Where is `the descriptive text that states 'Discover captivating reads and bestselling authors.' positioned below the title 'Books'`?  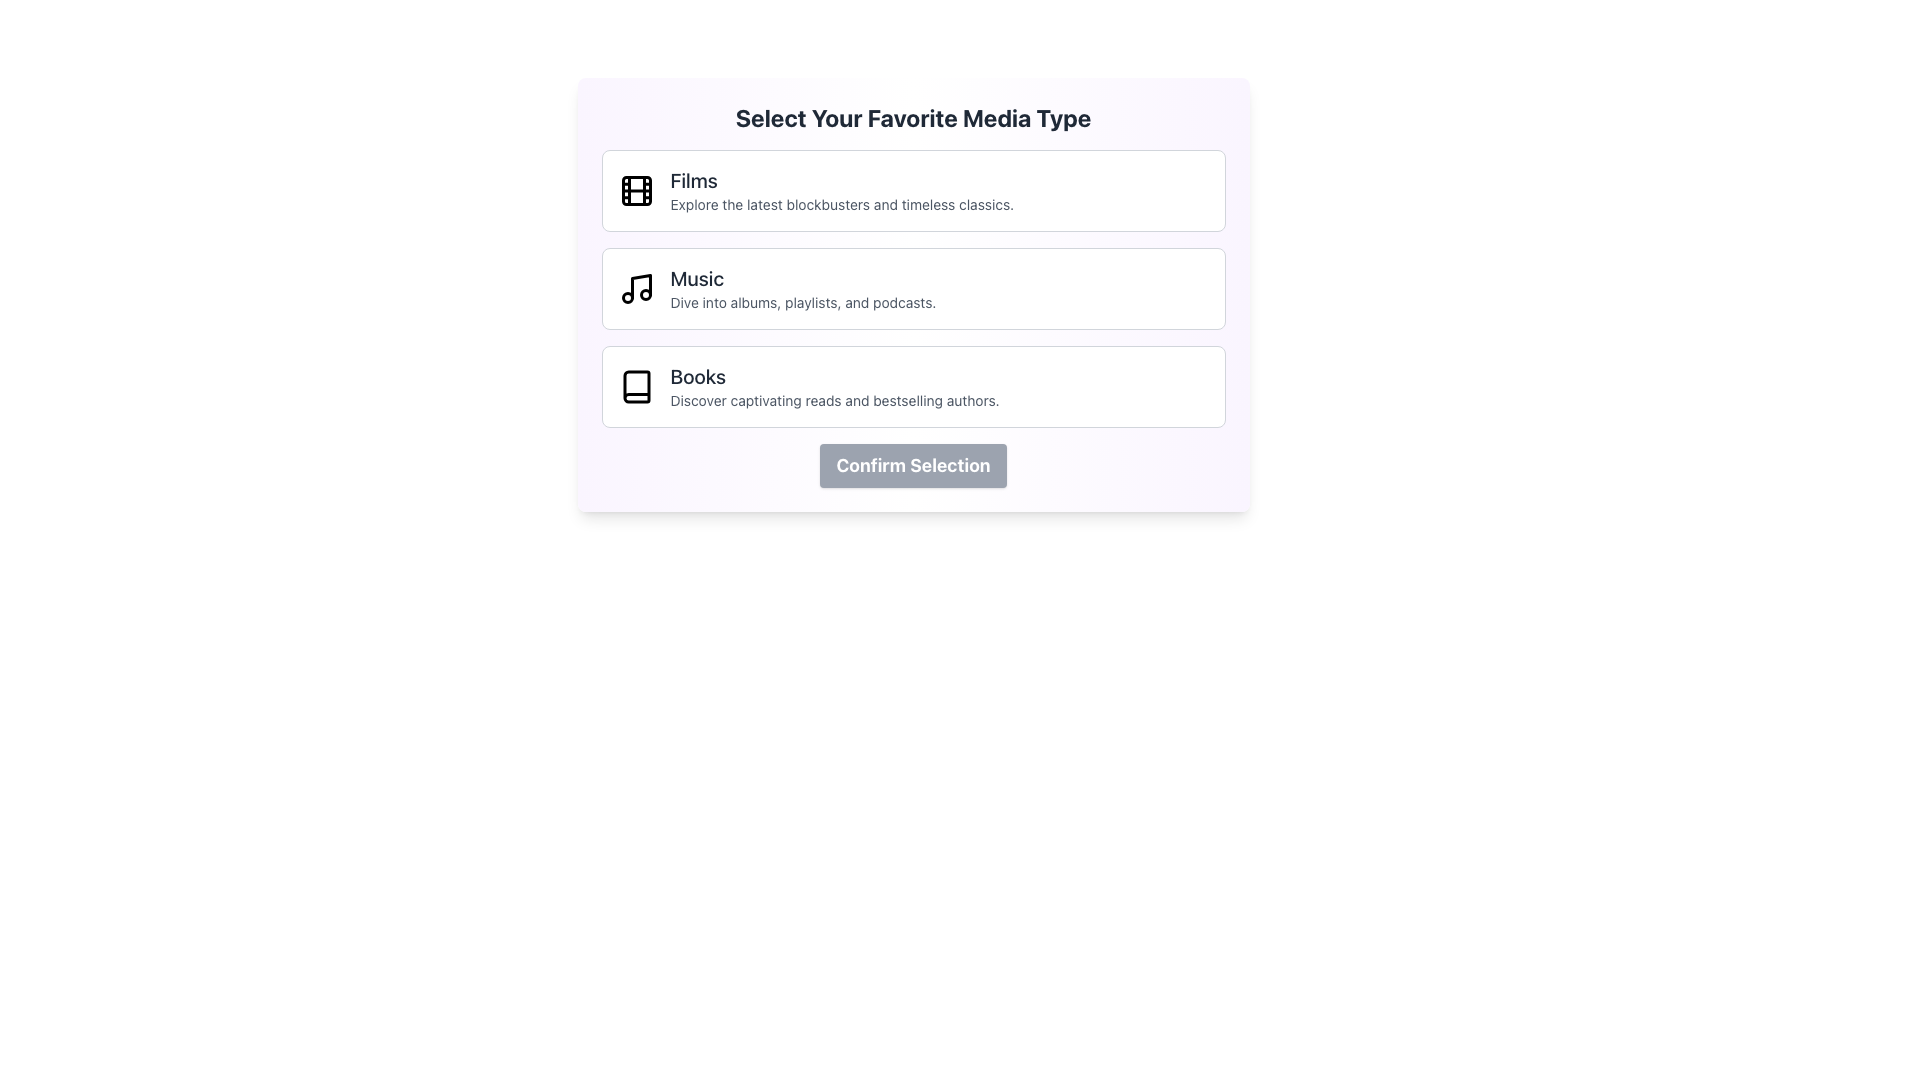 the descriptive text that states 'Discover captivating reads and bestselling authors.' positioned below the title 'Books' is located at coordinates (835, 401).